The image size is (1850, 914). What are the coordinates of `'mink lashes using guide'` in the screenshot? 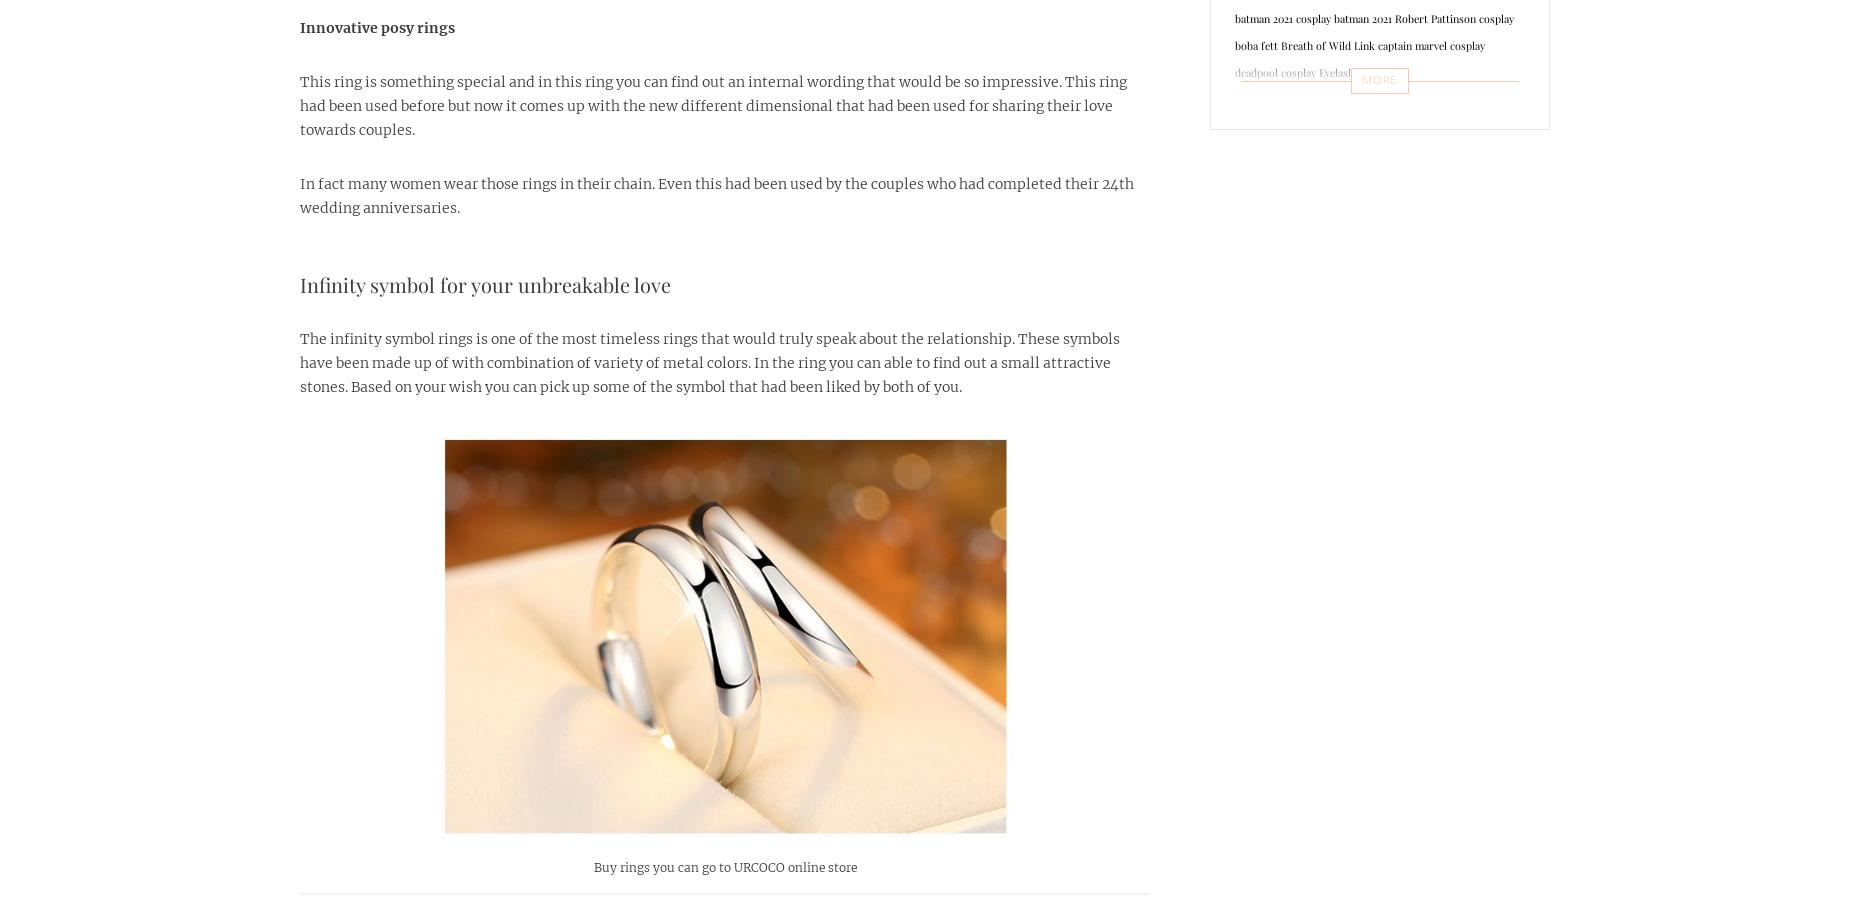 It's located at (1291, 394).